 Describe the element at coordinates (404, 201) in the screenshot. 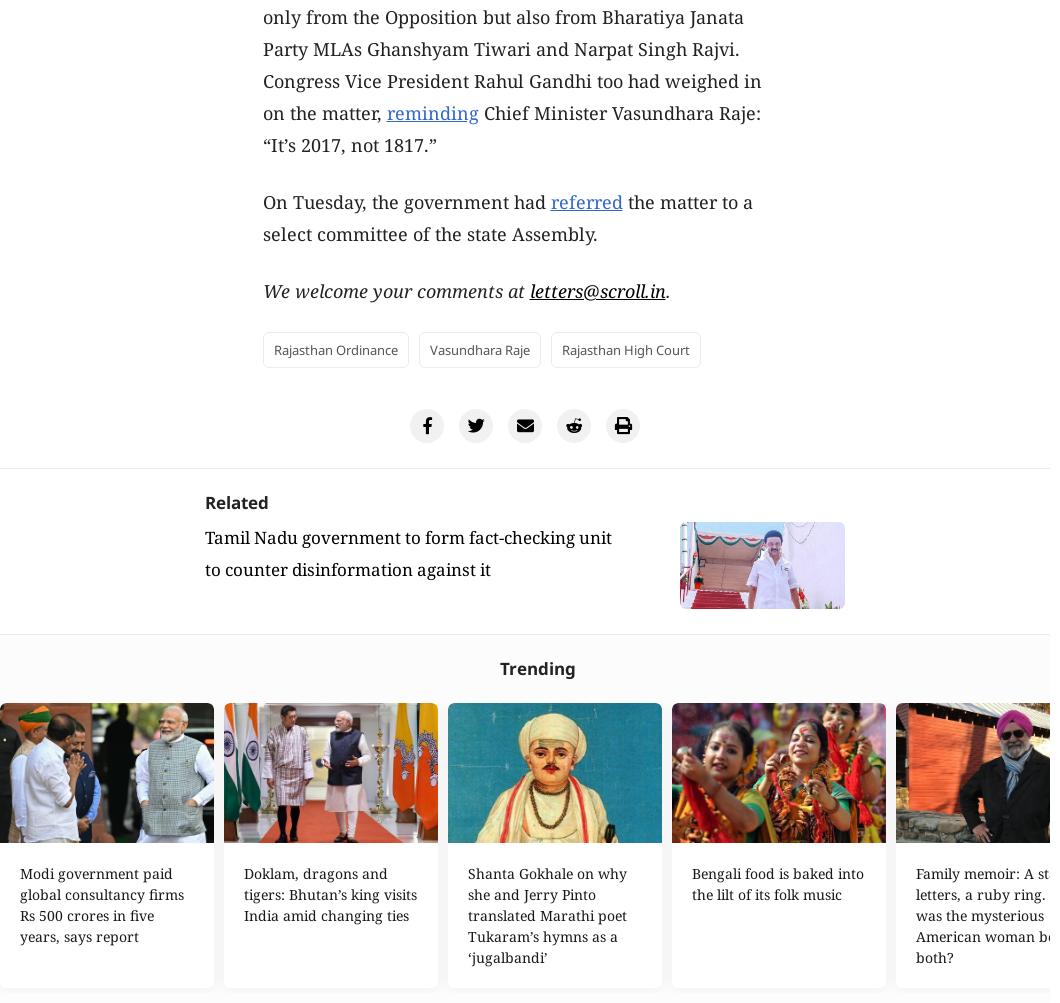

I see `'On Tuesday, the government had'` at that location.